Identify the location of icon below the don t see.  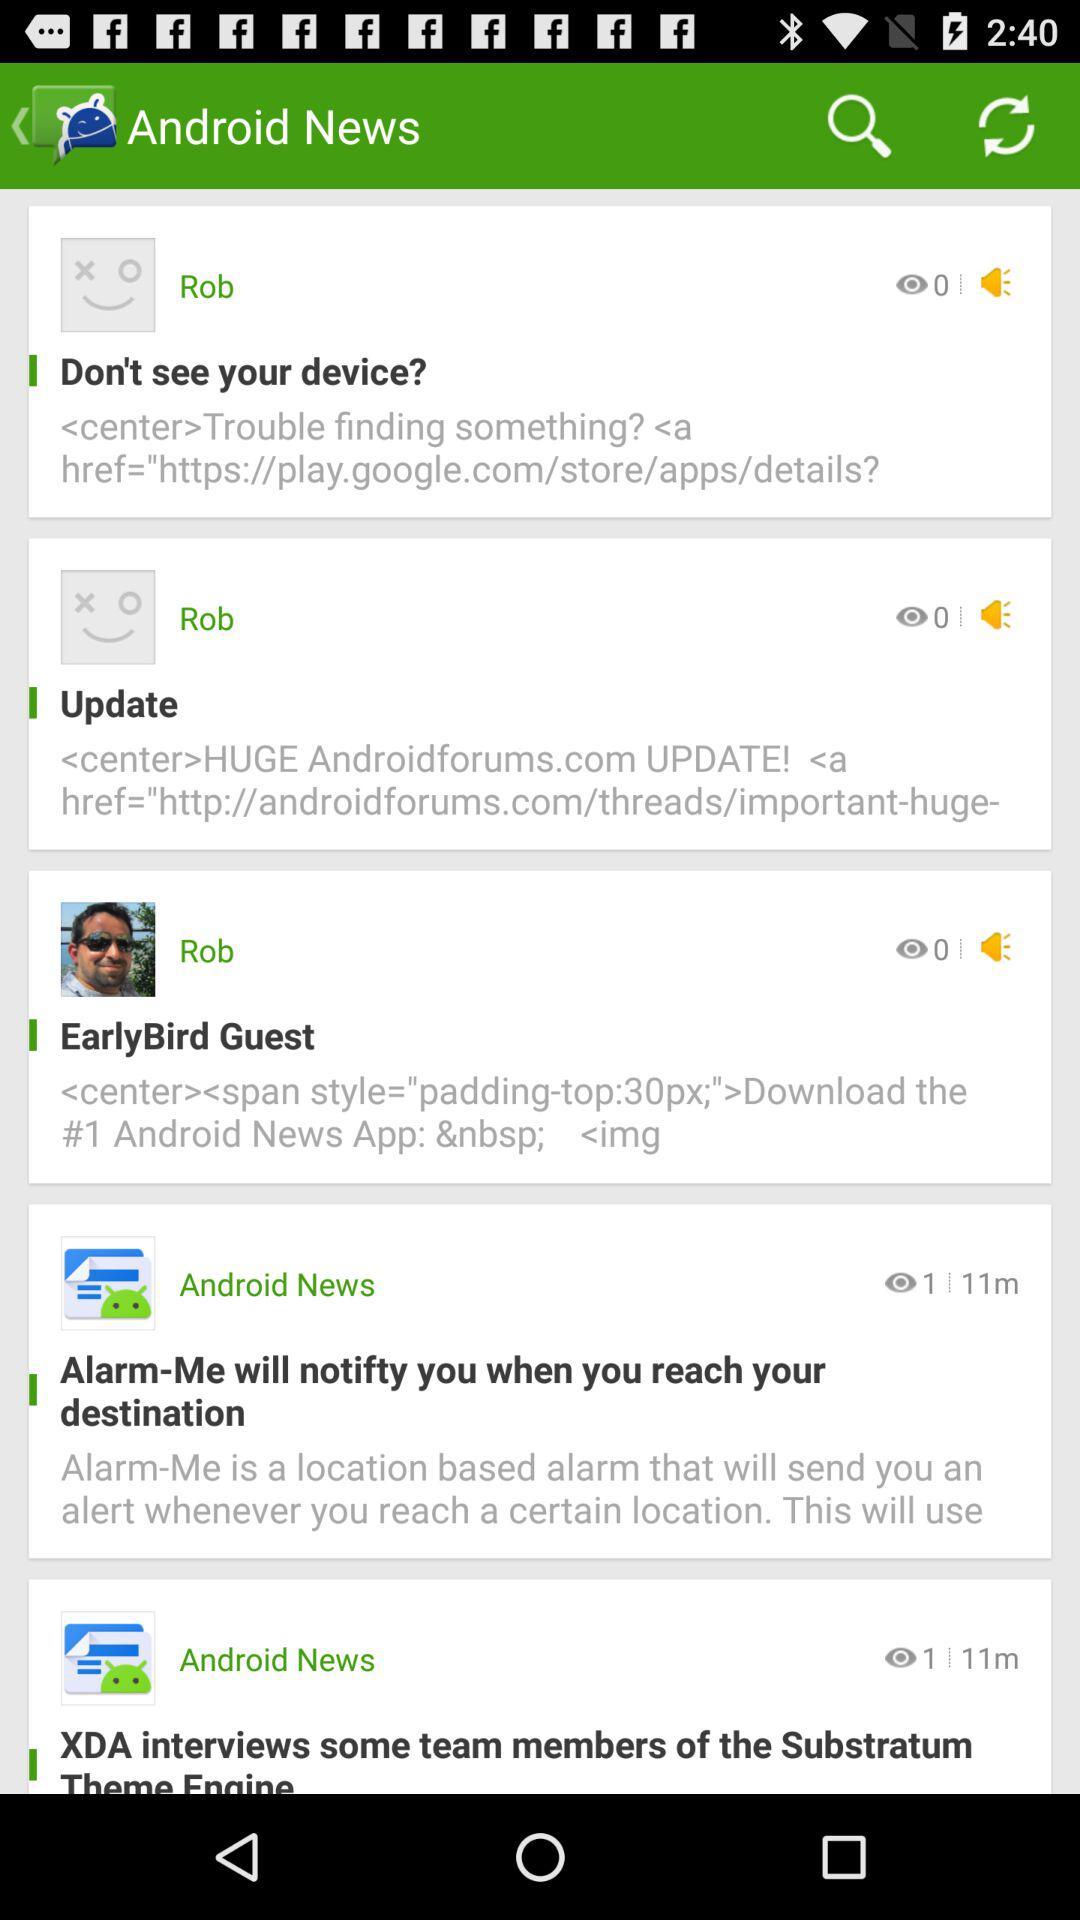
(540, 458).